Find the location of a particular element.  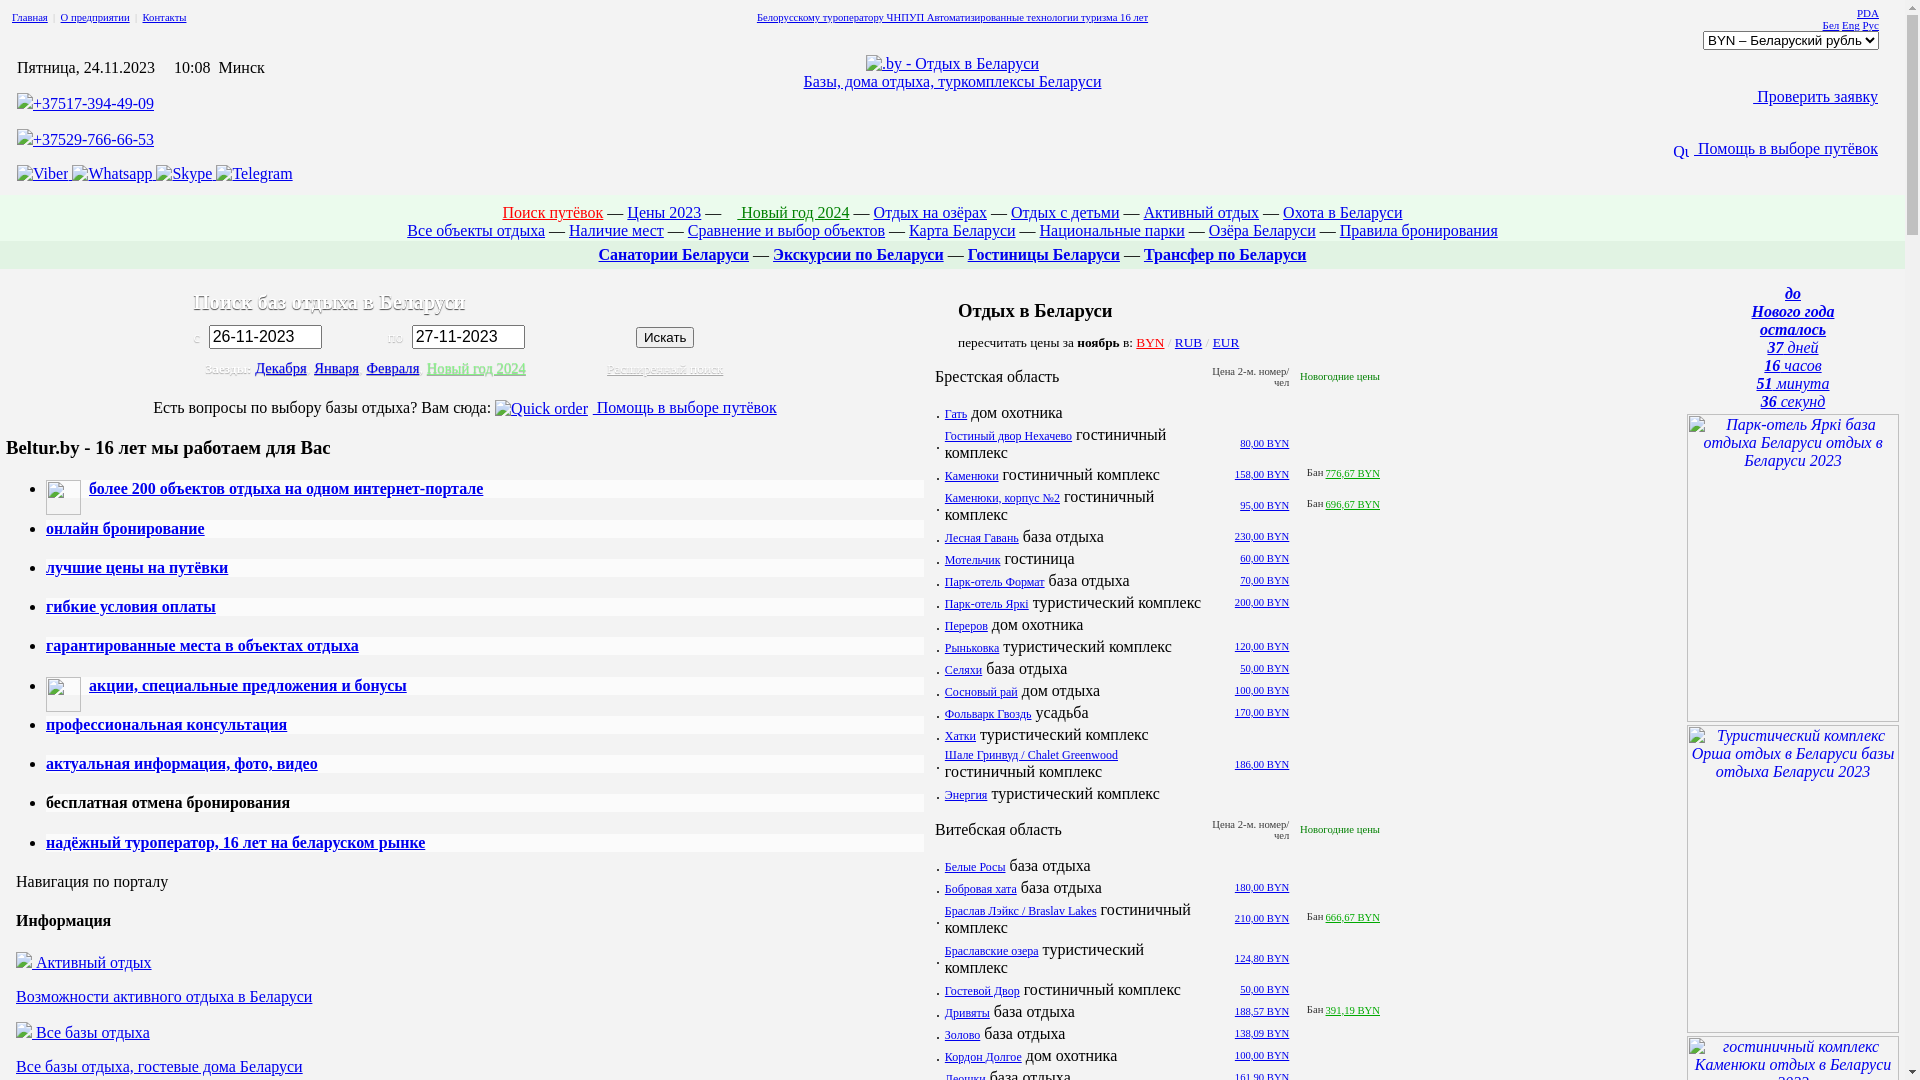

'666,67 BYN' is located at coordinates (1353, 917).